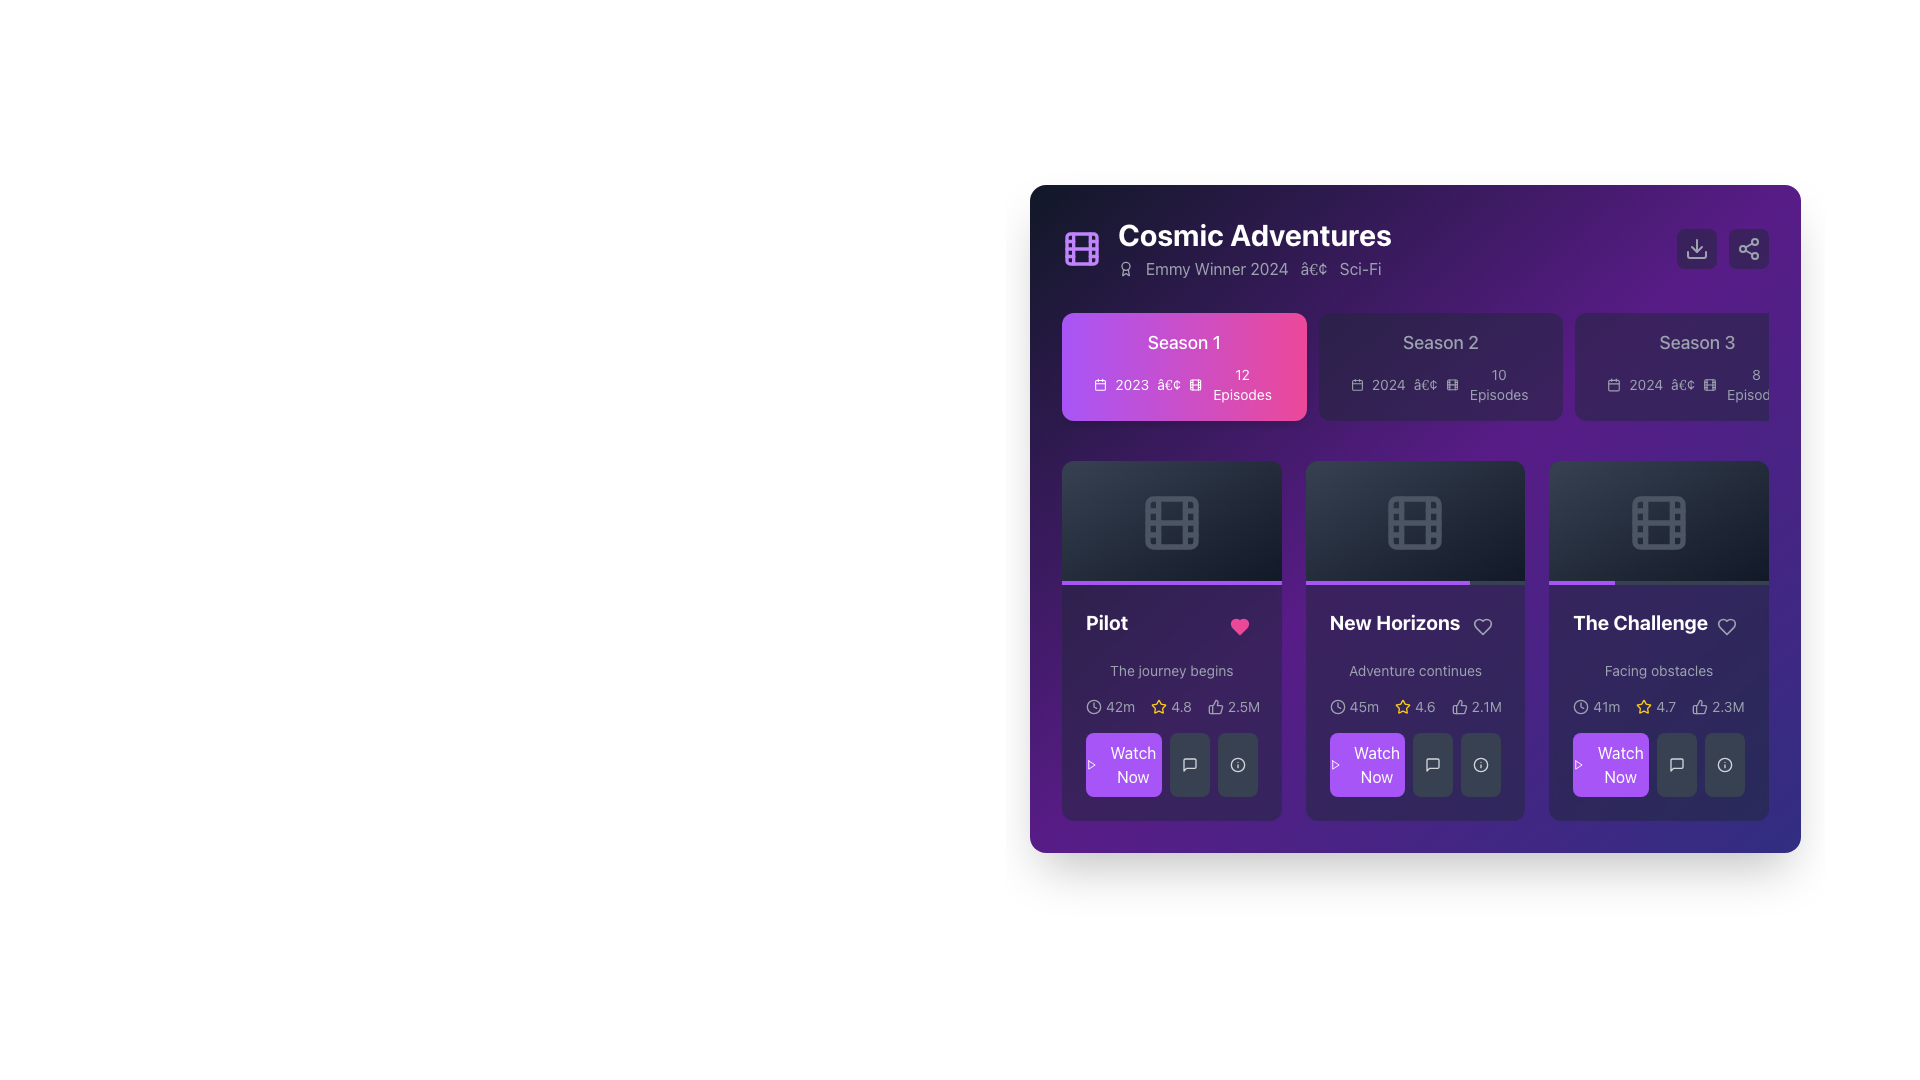  Describe the element at coordinates (1414, 582) in the screenshot. I see `the progress of the horizontal progress bar located at the bottom of the 'New Horizons' card, which features a light gray background and a purple foreground indicating progress` at that location.